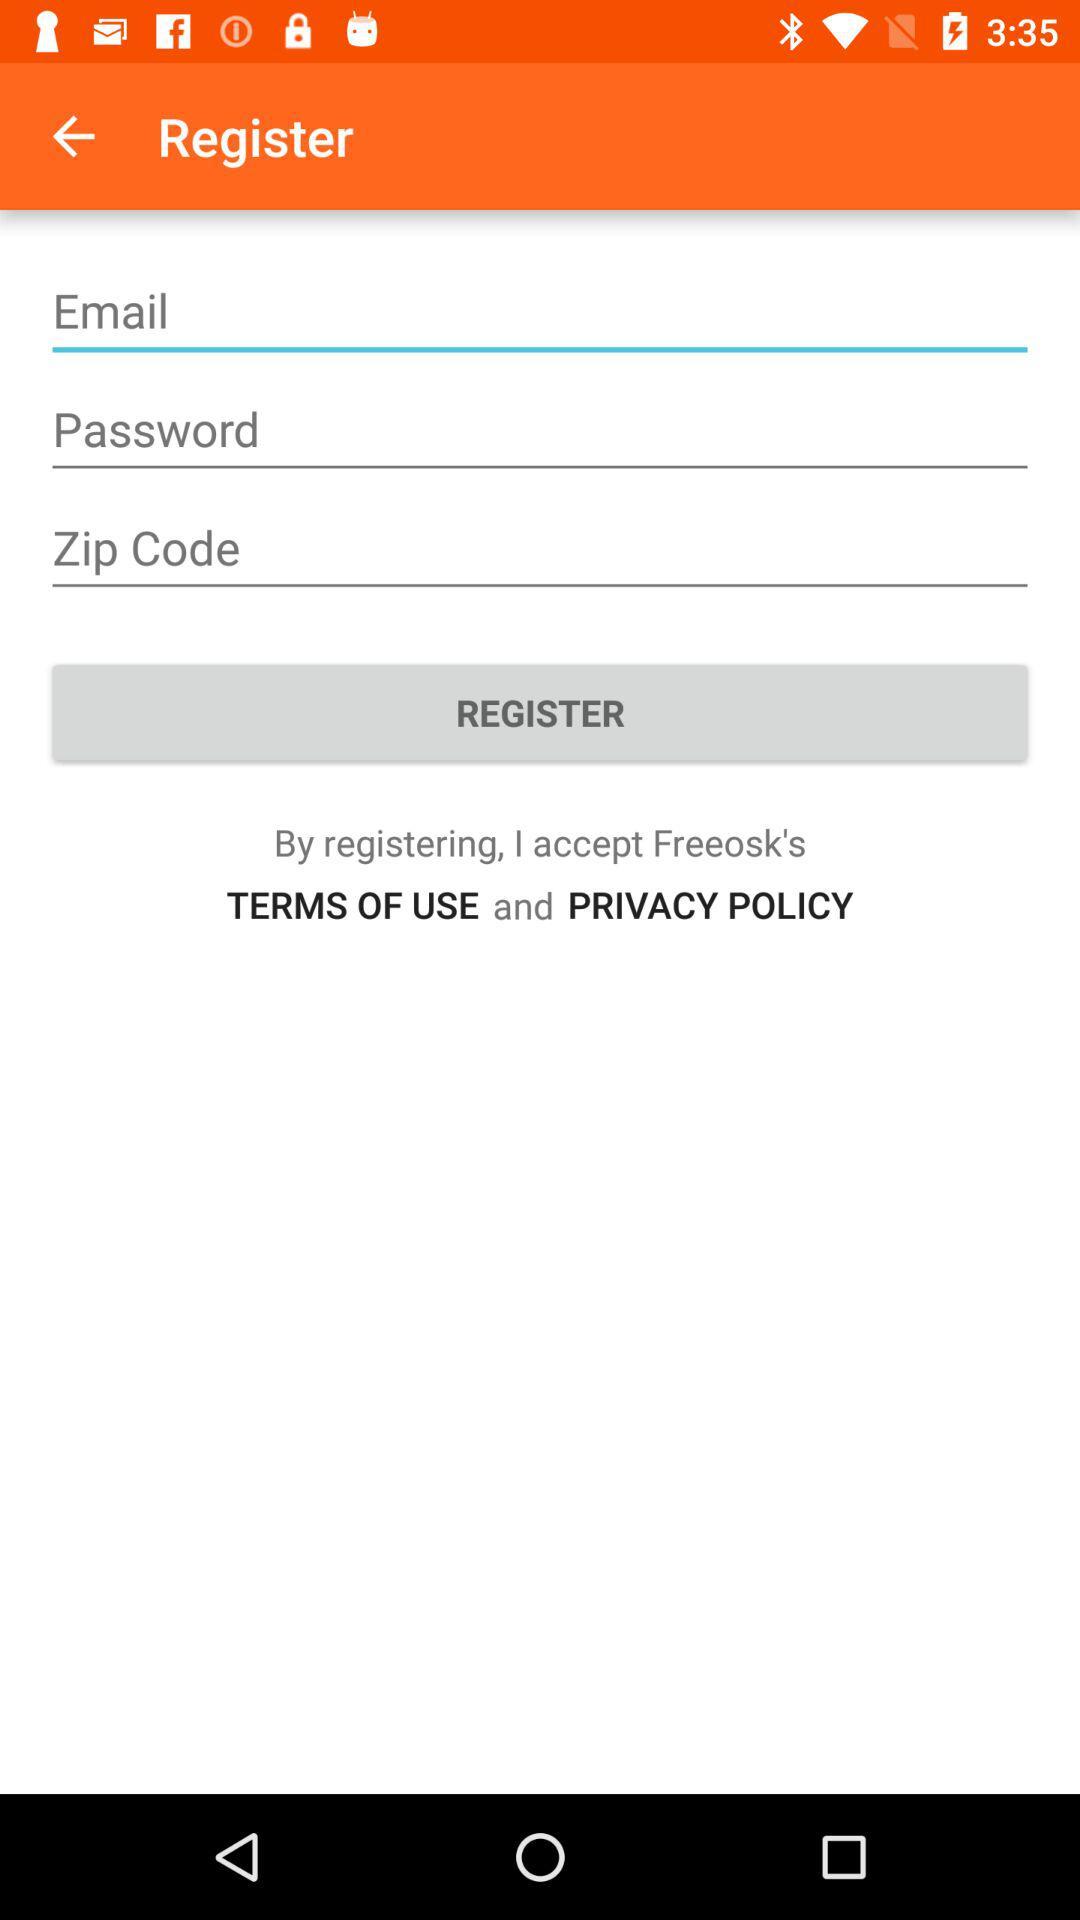 The width and height of the screenshot is (1080, 1920). I want to click on item next to the and, so click(351, 903).